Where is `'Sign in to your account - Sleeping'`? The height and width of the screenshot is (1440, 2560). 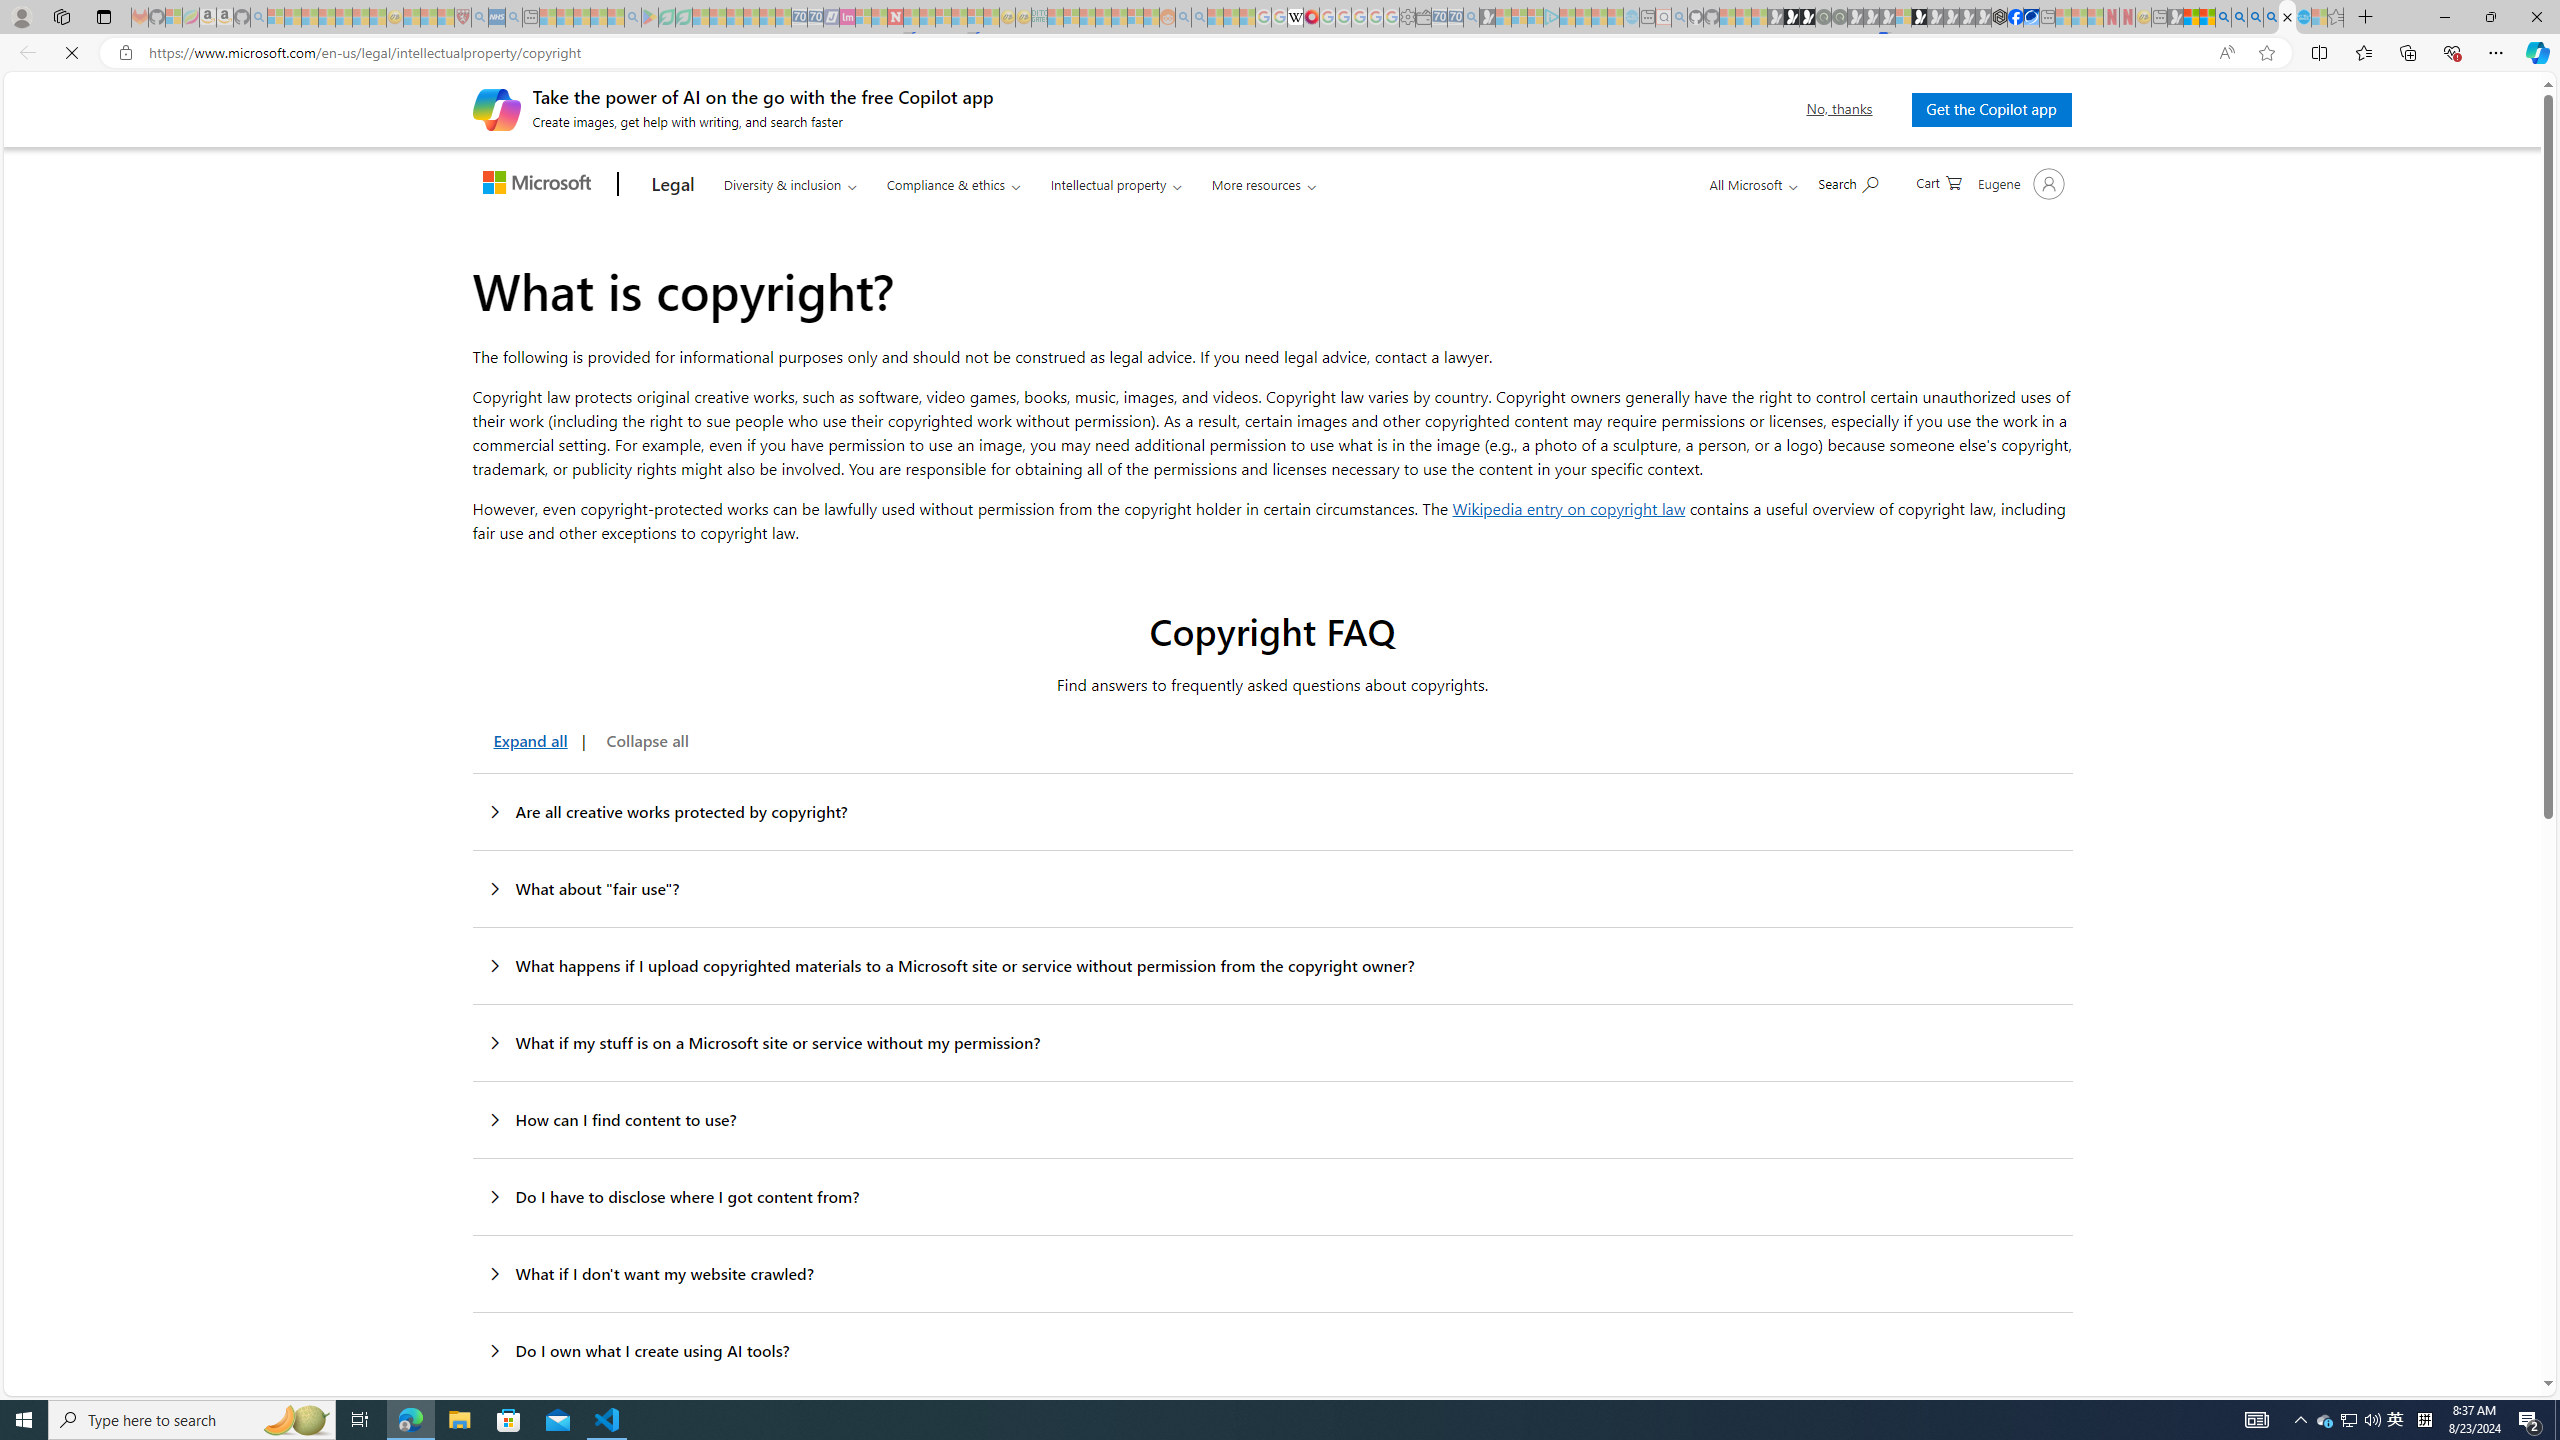
'Sign in to your account - Sleeping' is located at coordinates (1903, 16).